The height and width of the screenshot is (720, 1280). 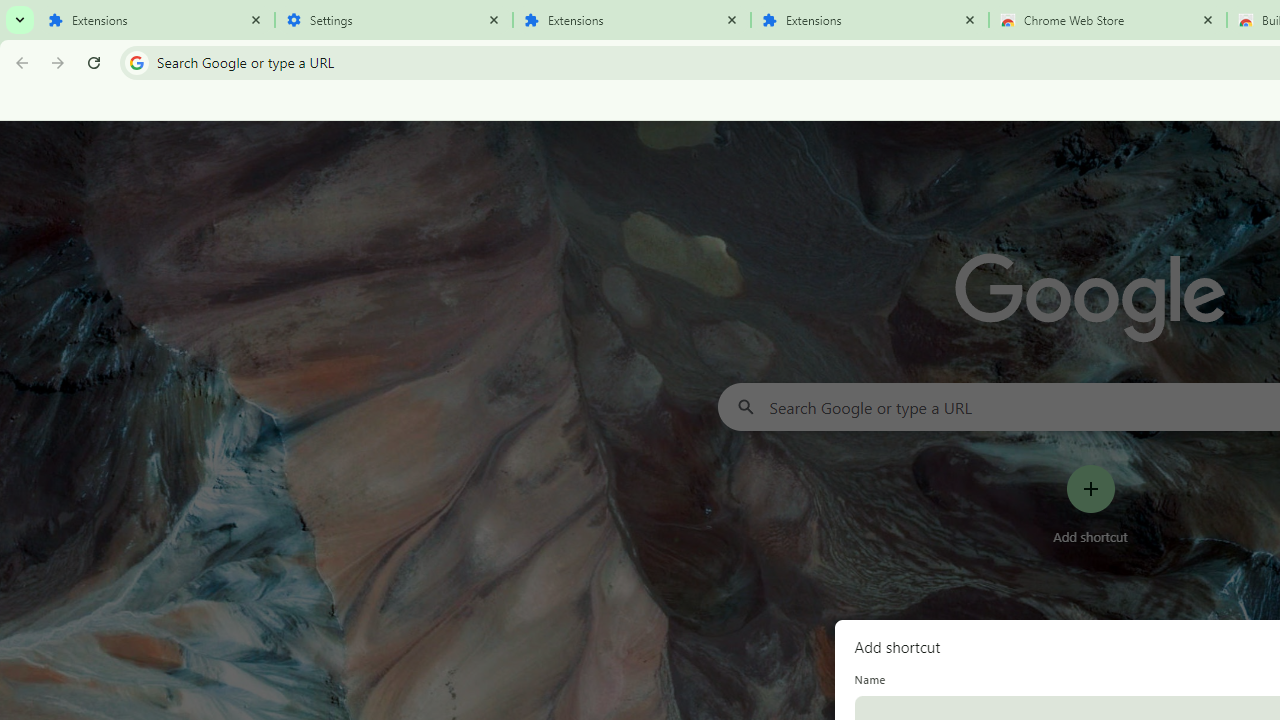 What do you see at coordinates (58, 61) in the screenshot?
I see `'Forward'` at bounding box center [58, 61].